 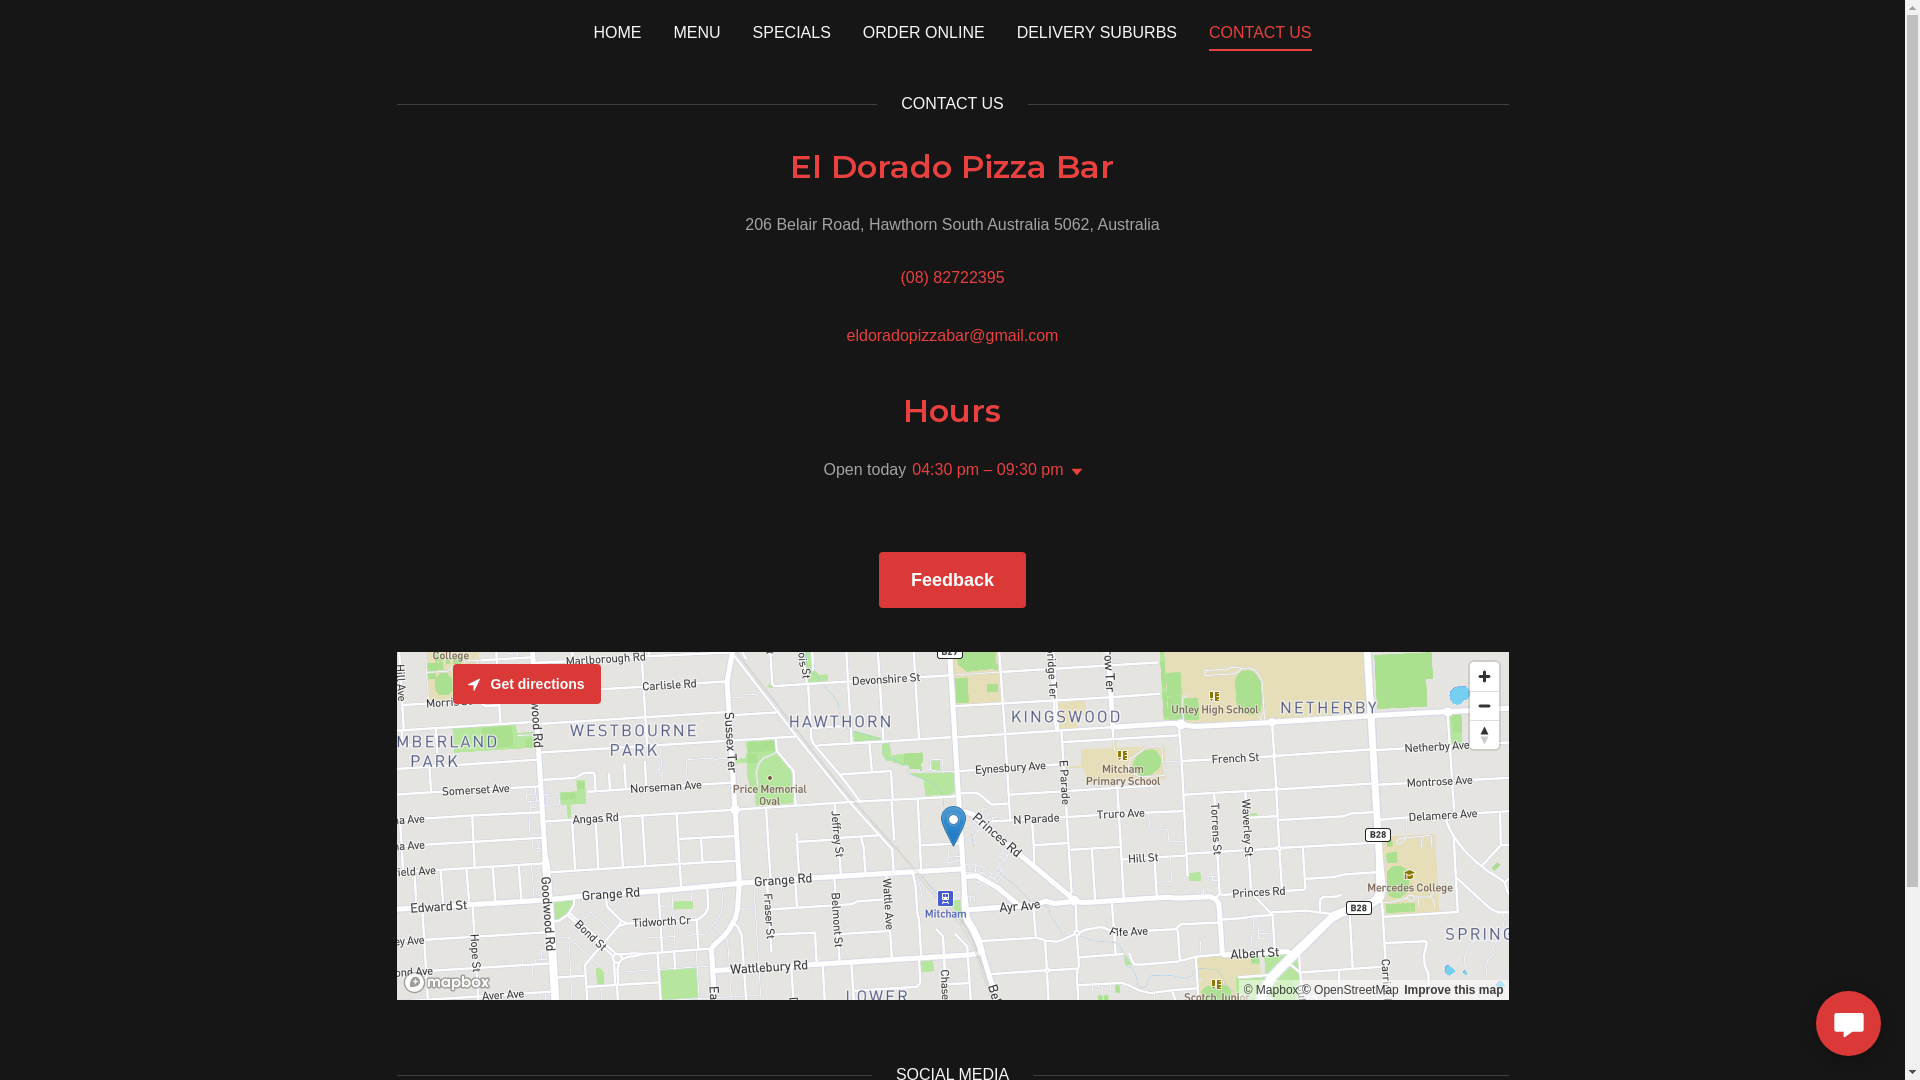 I want to click on 'Get directions', so click(x=526, y=682).